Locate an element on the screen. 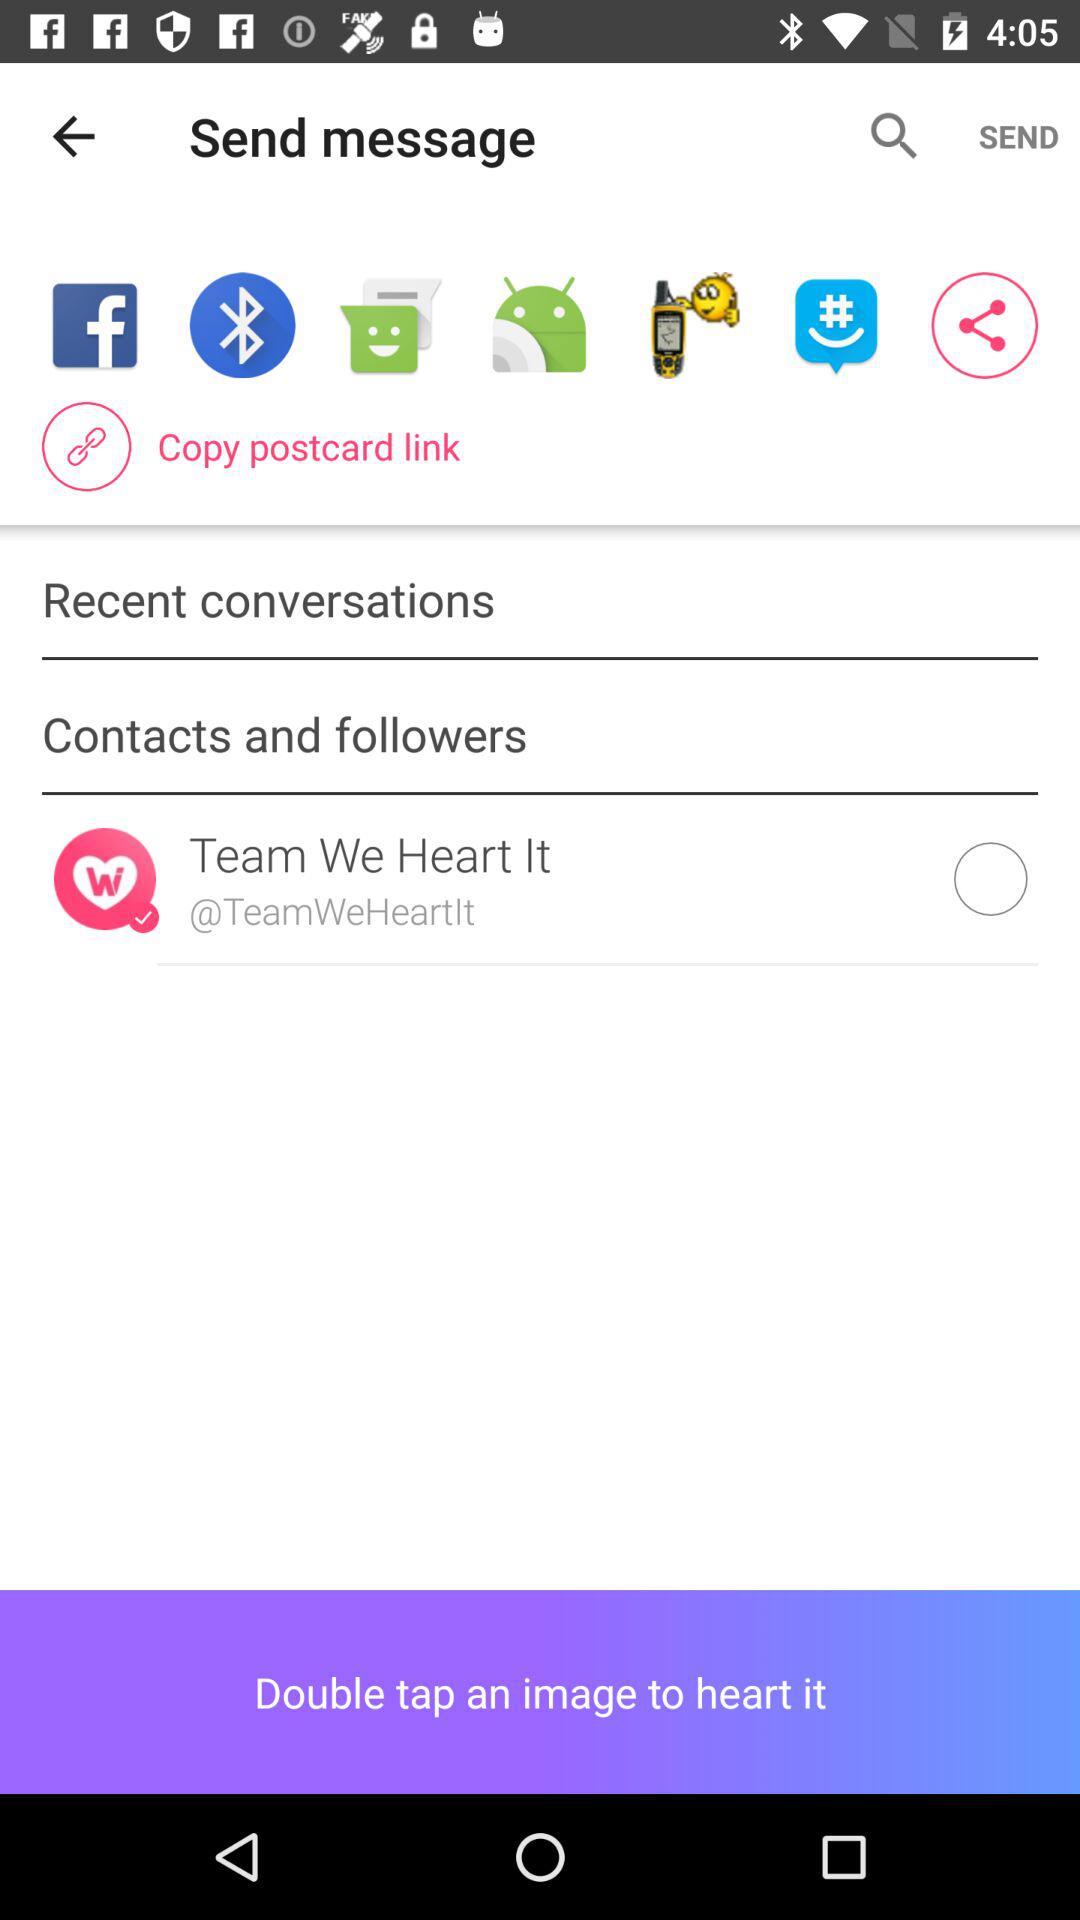  the share icon is located at coordinates (983, 325).